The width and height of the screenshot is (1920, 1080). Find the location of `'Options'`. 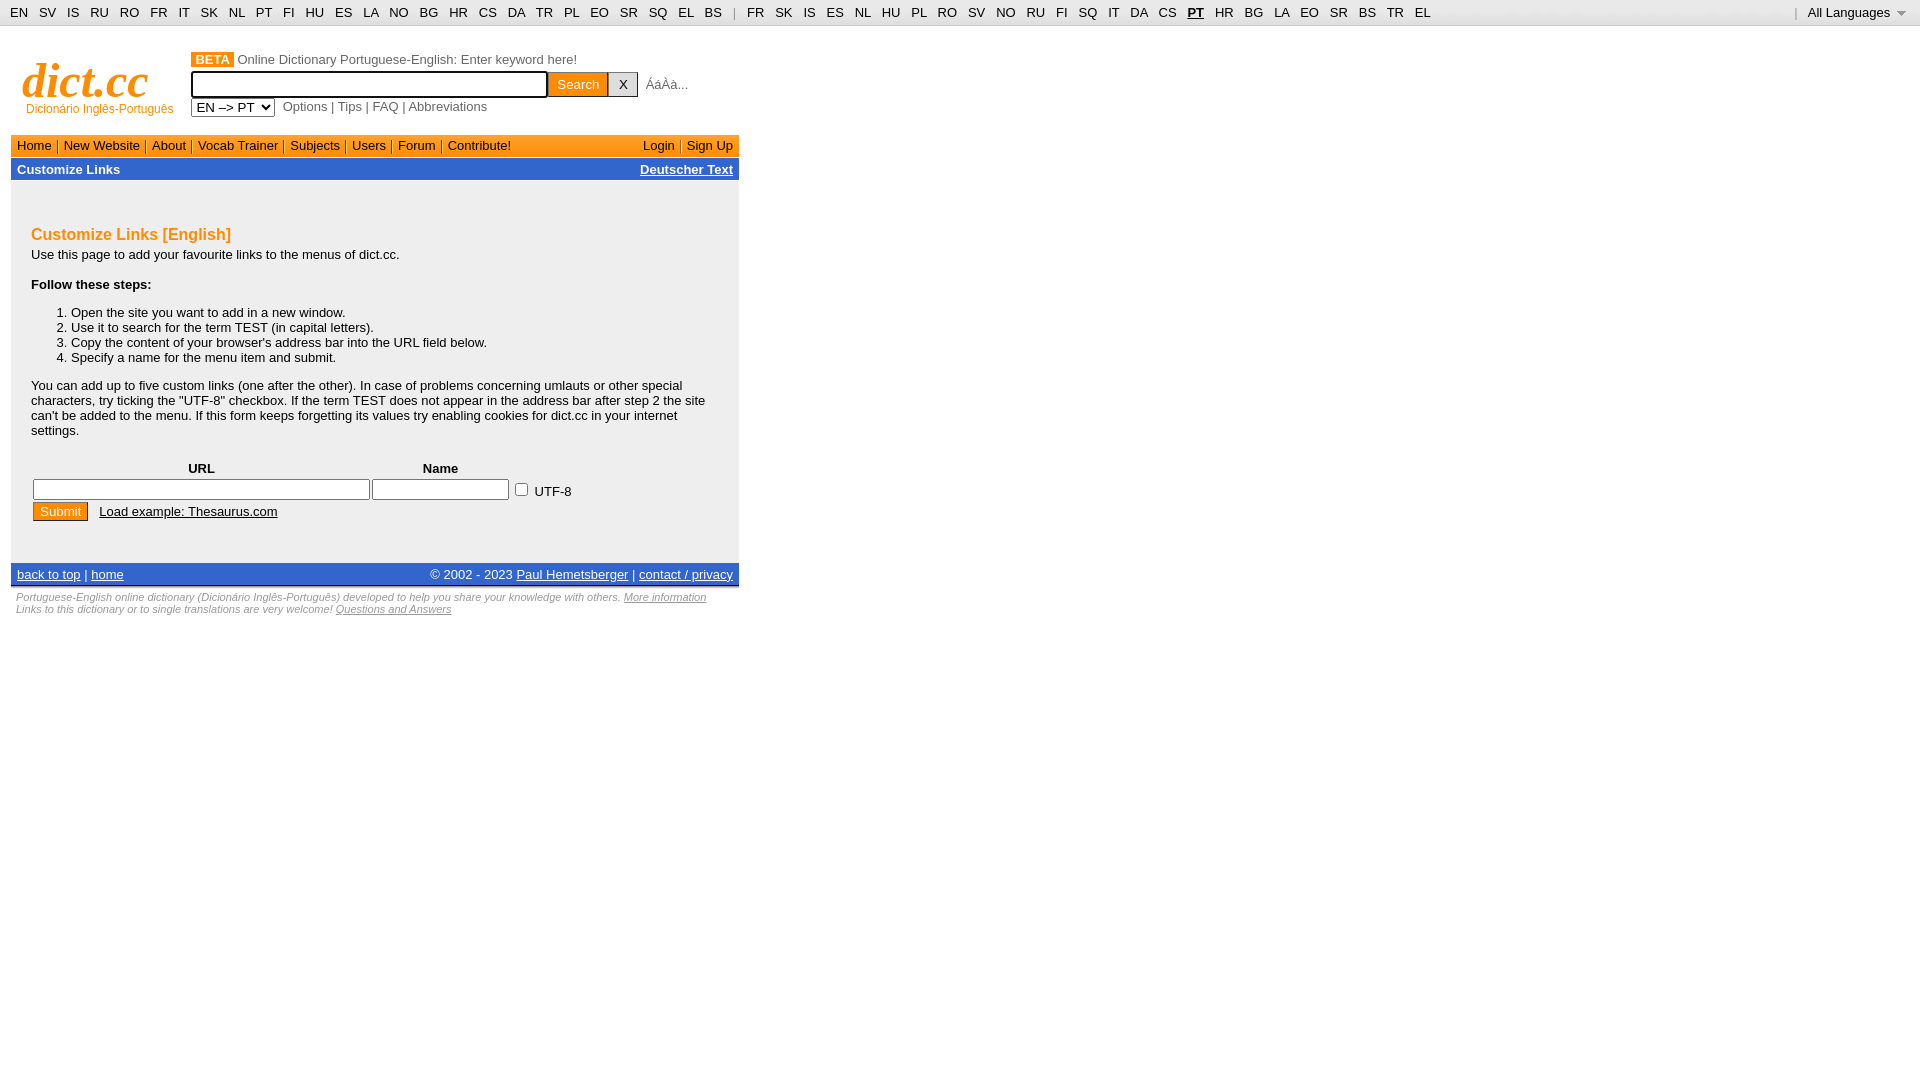

'Options' is located at coordinates (304, 106).